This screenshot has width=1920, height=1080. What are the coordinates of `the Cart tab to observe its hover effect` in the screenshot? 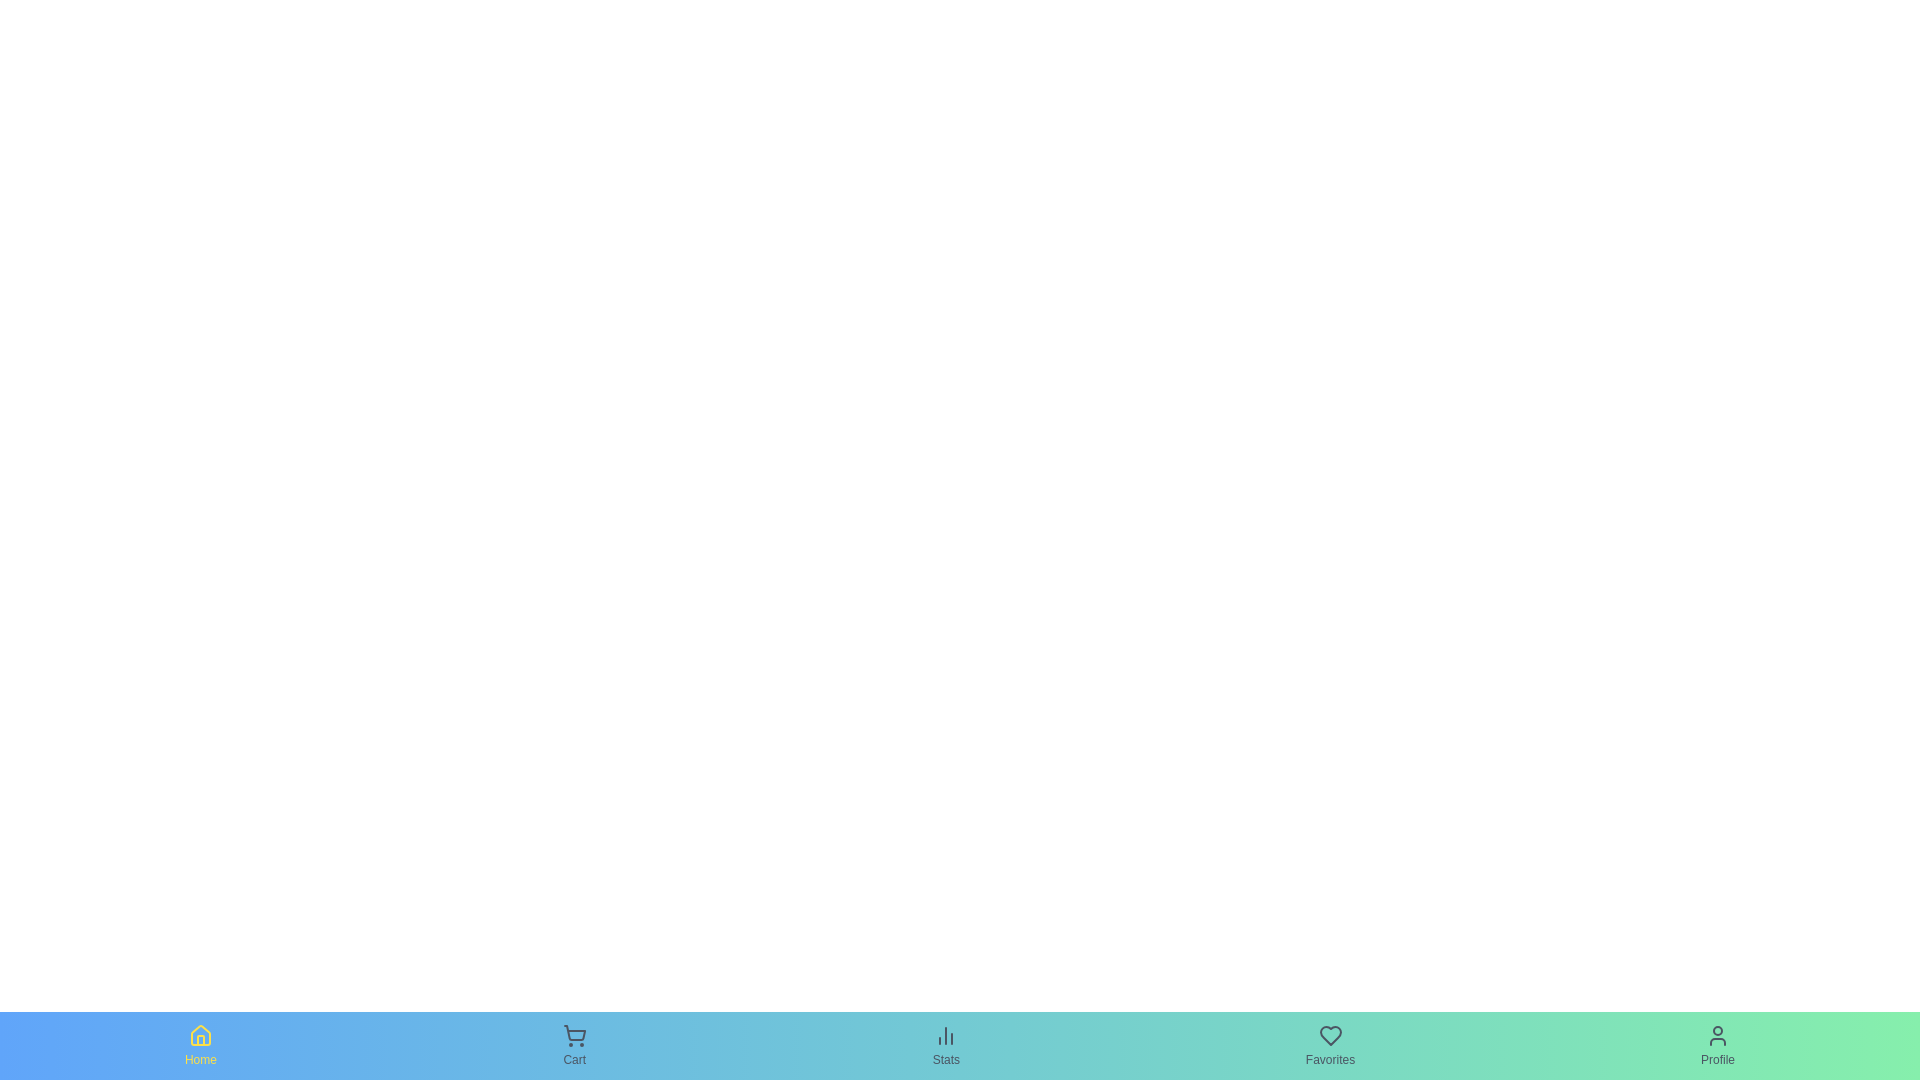 It's located at (573, 1044).